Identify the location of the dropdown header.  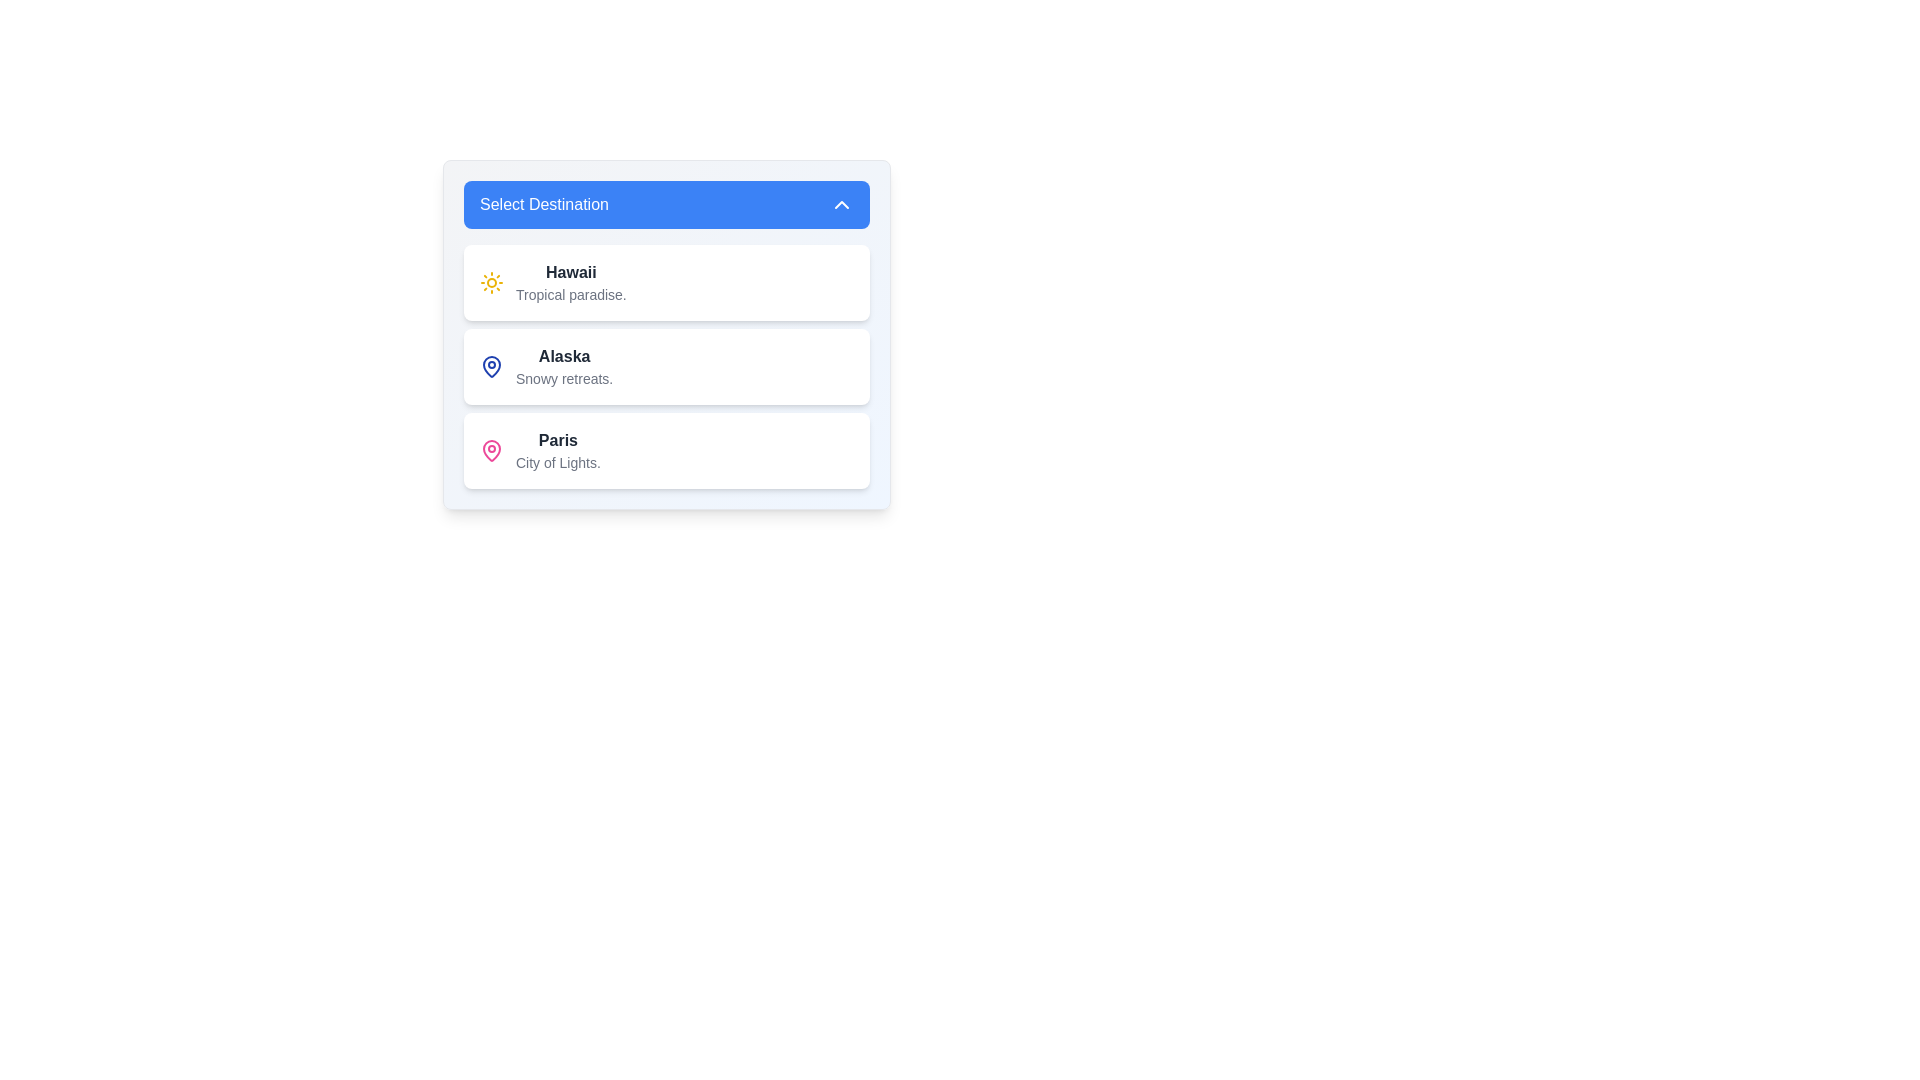
(544, 204).